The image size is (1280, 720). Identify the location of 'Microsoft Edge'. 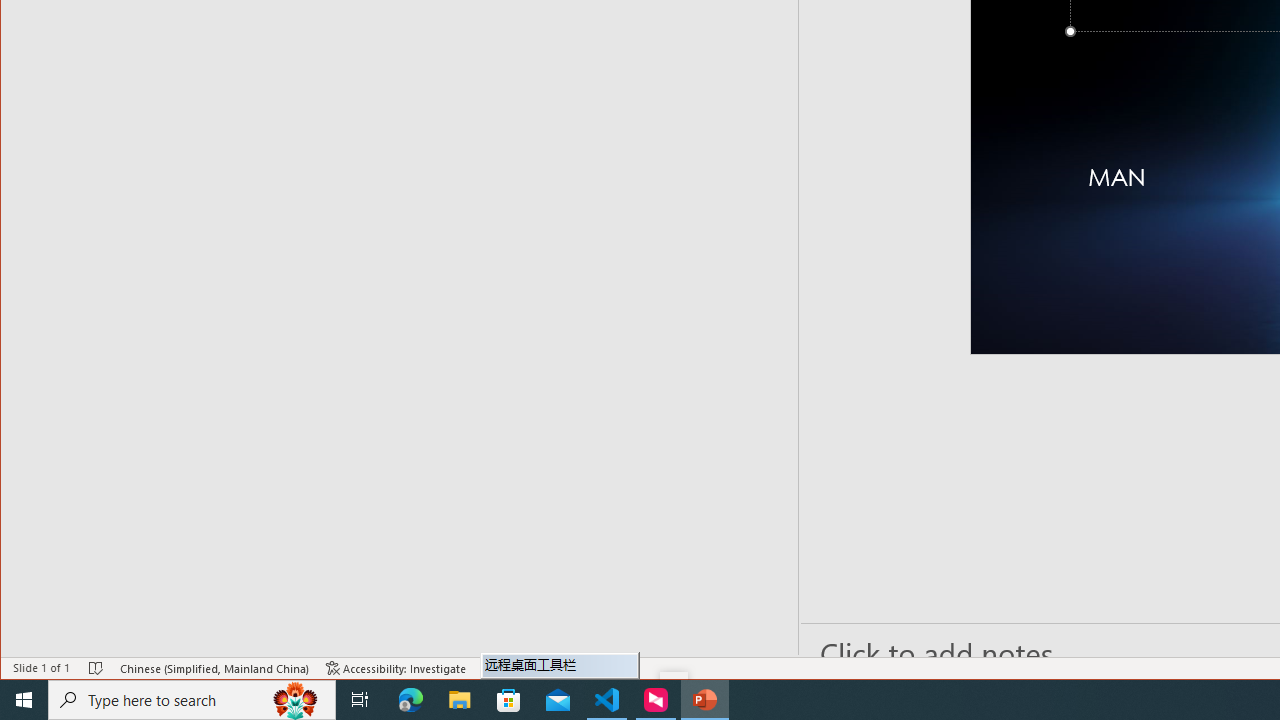
(410, 698).